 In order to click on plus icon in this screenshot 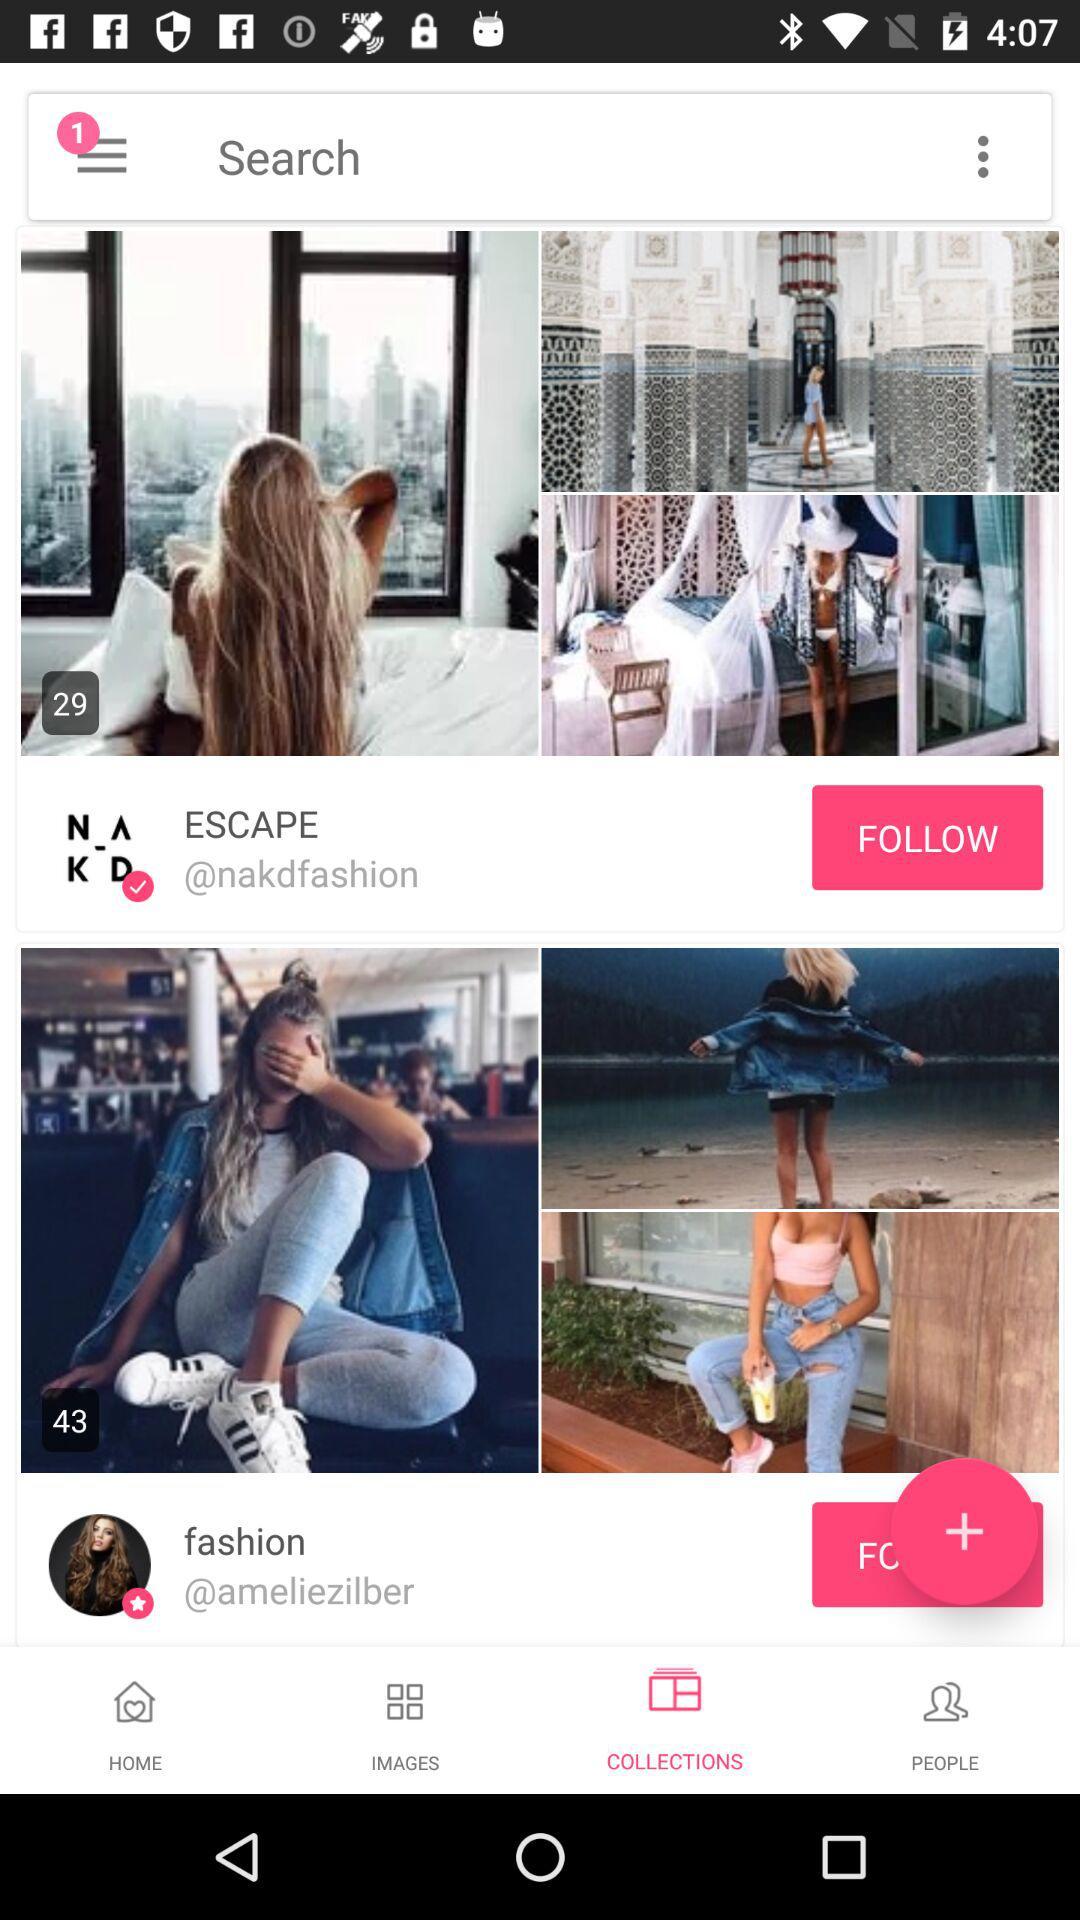, I will do `click(963, 1530)`.